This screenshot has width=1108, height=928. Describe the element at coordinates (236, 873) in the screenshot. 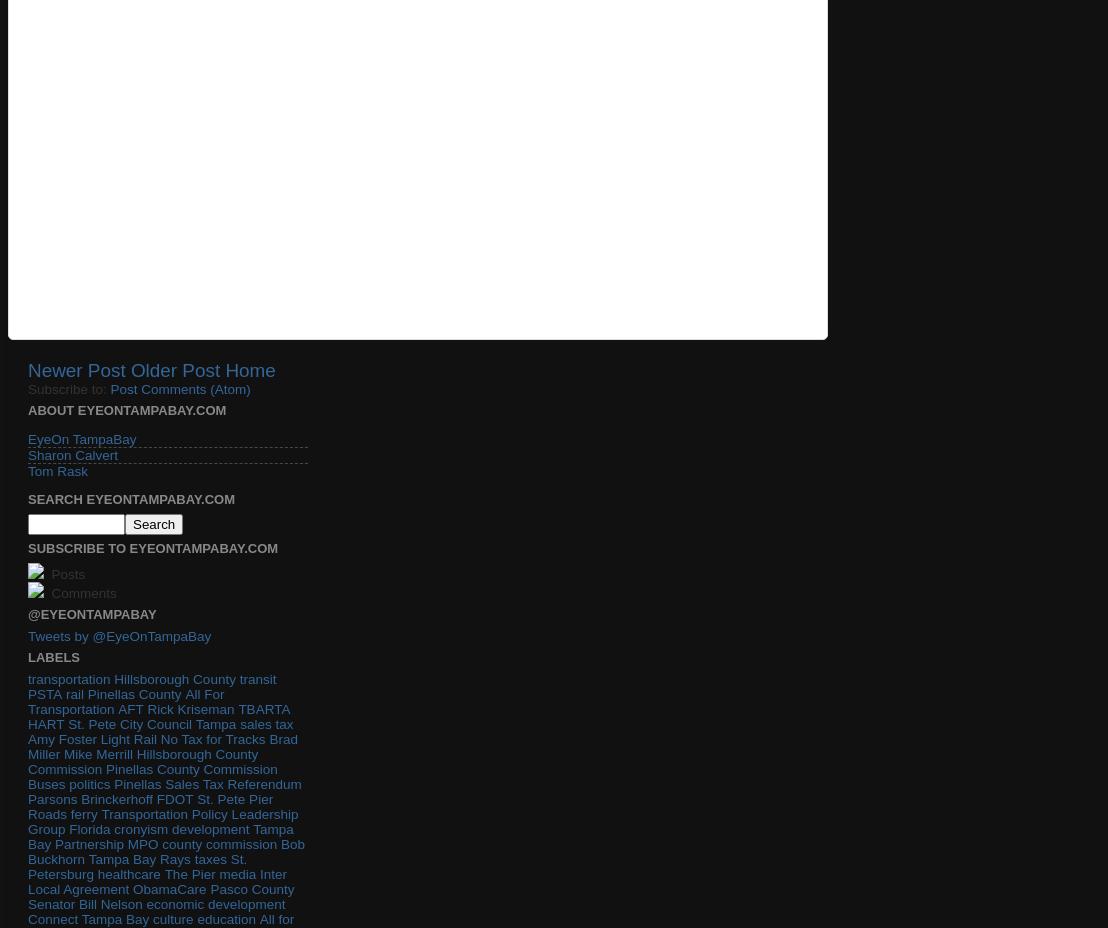

I see `'media'` at that location.